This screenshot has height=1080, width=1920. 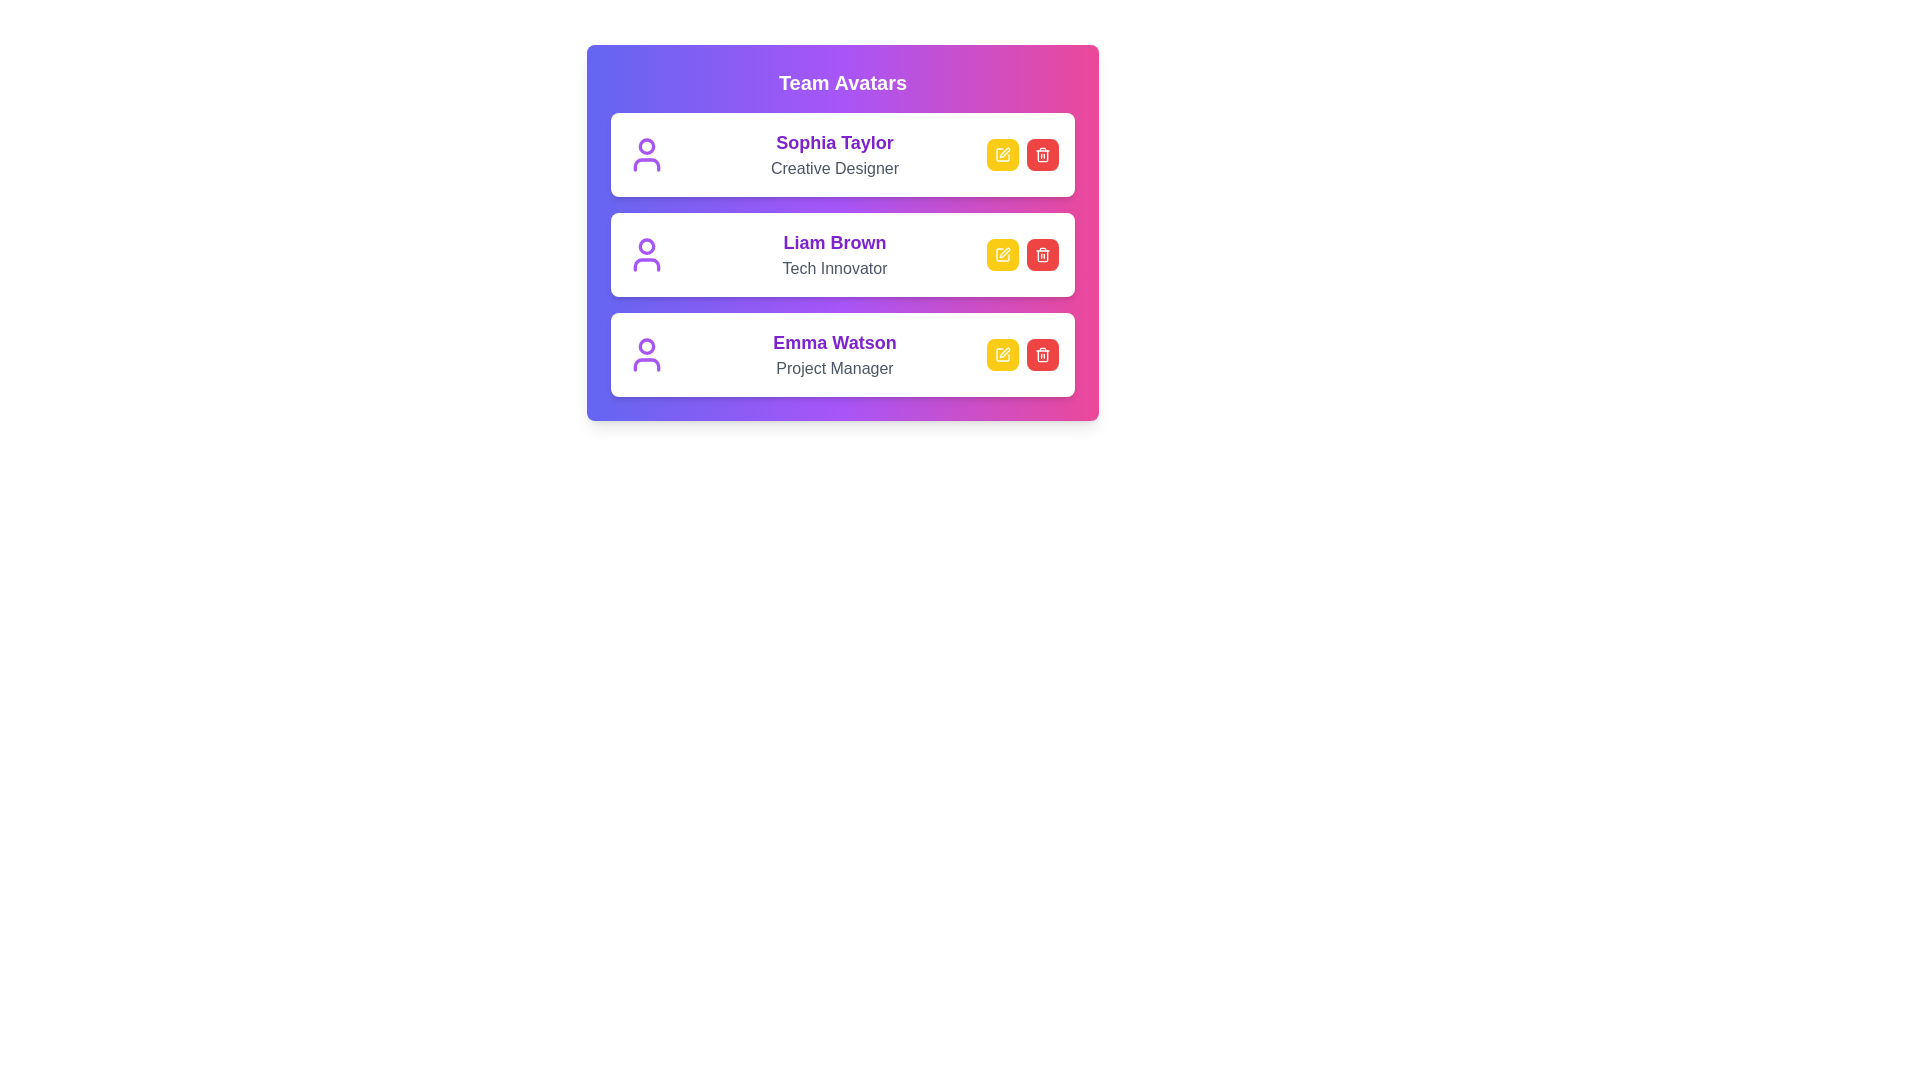 I want to click on text component displaying the name 'Sophia Taylor' in bold, purple-colored, large font, which is positioned in the first section of a vertical list, so click(x=835, y=141).